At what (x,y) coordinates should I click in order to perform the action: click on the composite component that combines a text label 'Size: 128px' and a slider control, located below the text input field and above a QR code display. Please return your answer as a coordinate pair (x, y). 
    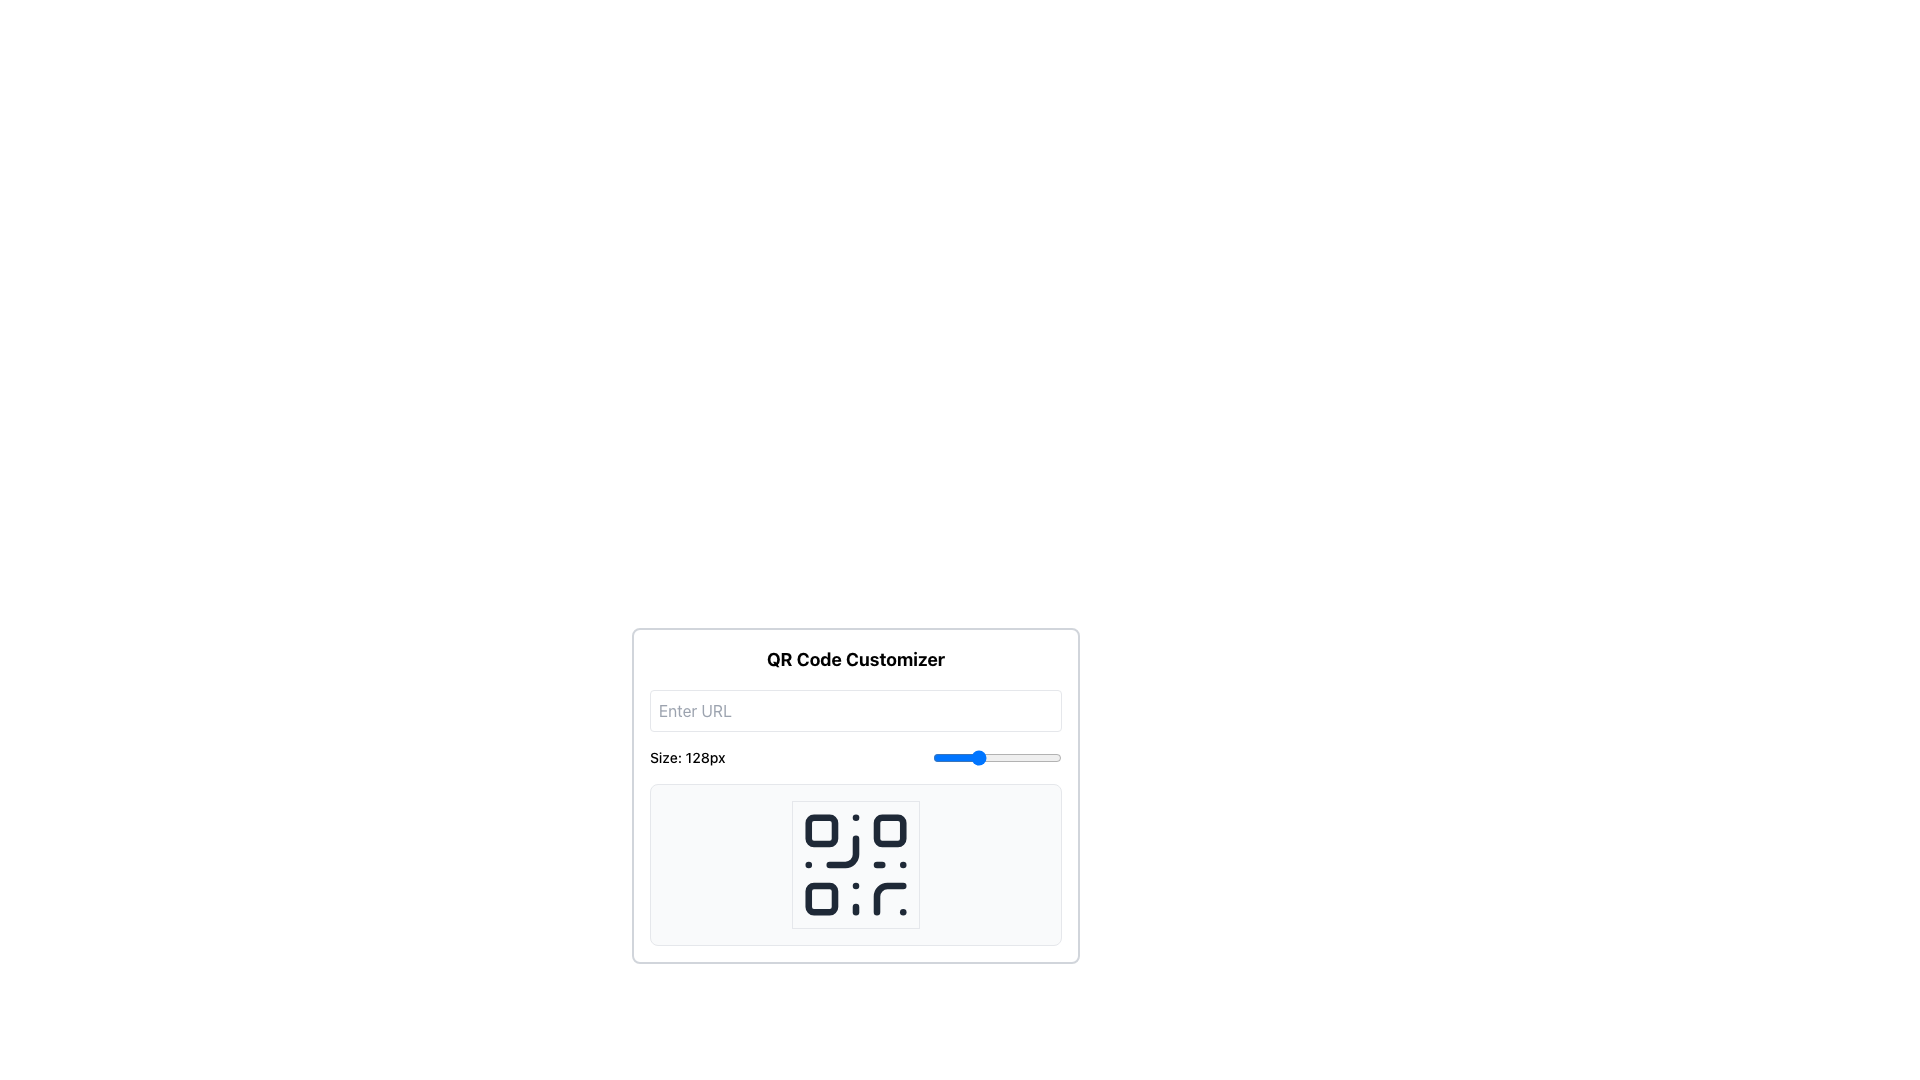
    Looking at the image, I should click on (855, 758).